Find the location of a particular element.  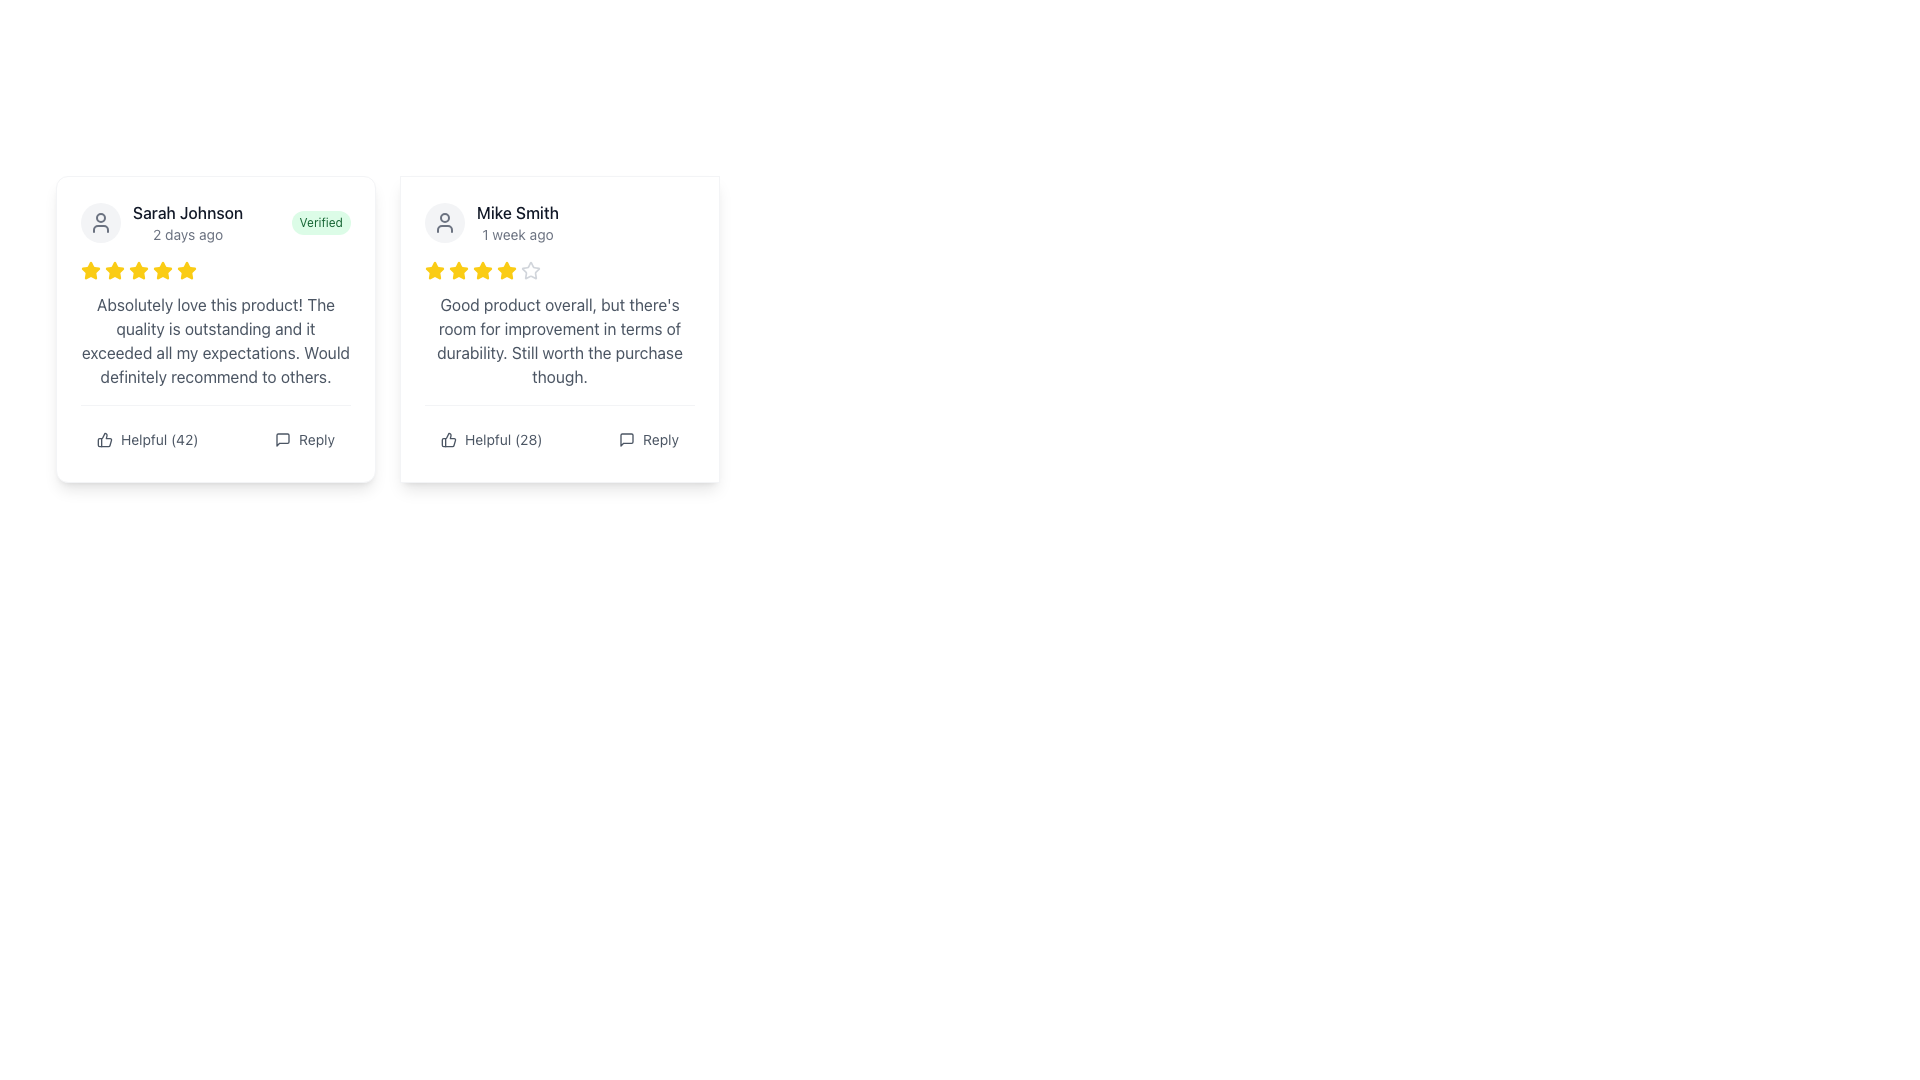

the gray outlined star icon, which is the fifth star in the rating system under the user's name 'Mike Smith' in the second review card on the right is located at coordinates (531, 270).